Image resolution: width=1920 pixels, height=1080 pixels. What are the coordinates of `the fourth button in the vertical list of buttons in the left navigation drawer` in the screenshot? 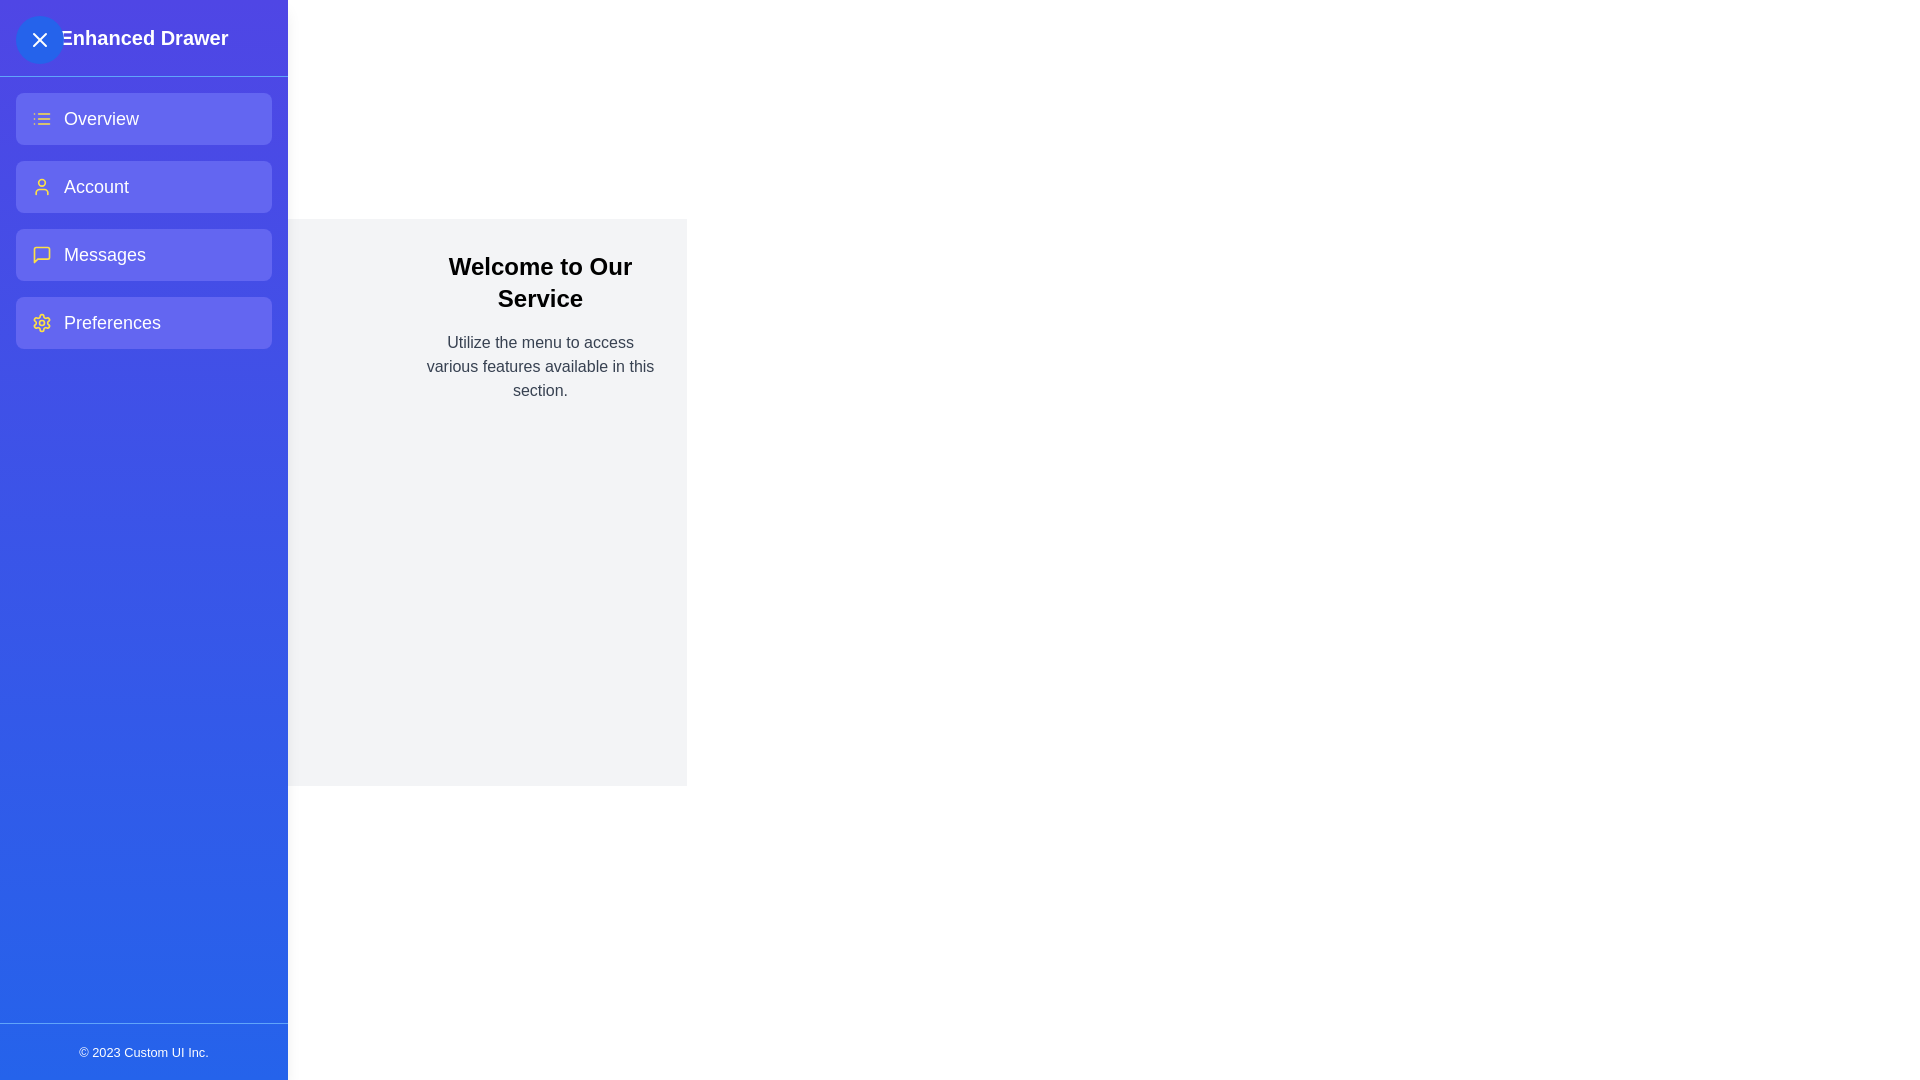 It's located at (143, 322).